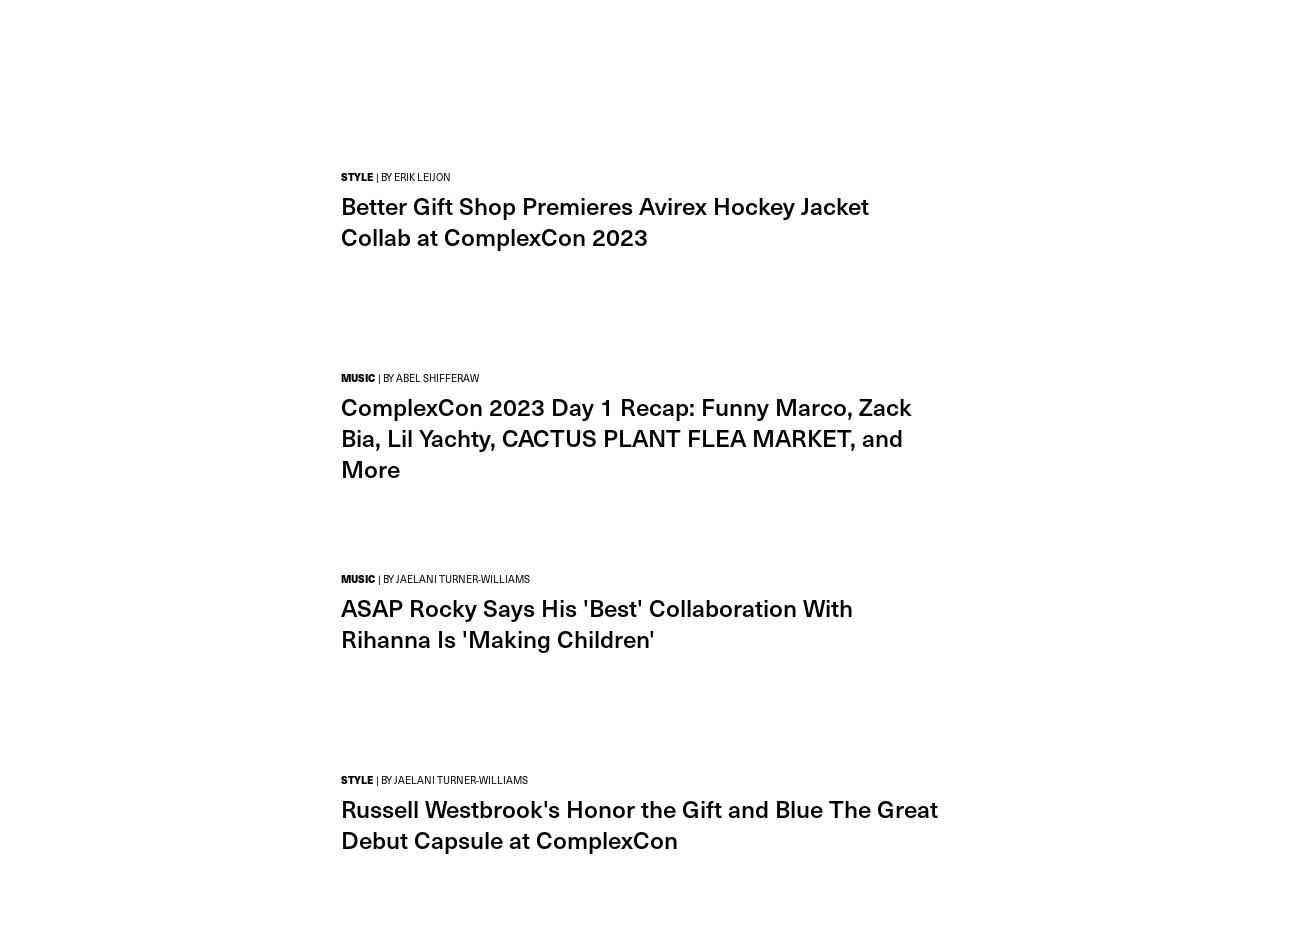 The height and width of the screenshot is (929, 1300). Describe the element at coordinates (605, 219) in the screenshot. I see `'Better Gift Shop Premieres Avirex Hockey Jacket Collab at ComplexCon 2023'` at that location.